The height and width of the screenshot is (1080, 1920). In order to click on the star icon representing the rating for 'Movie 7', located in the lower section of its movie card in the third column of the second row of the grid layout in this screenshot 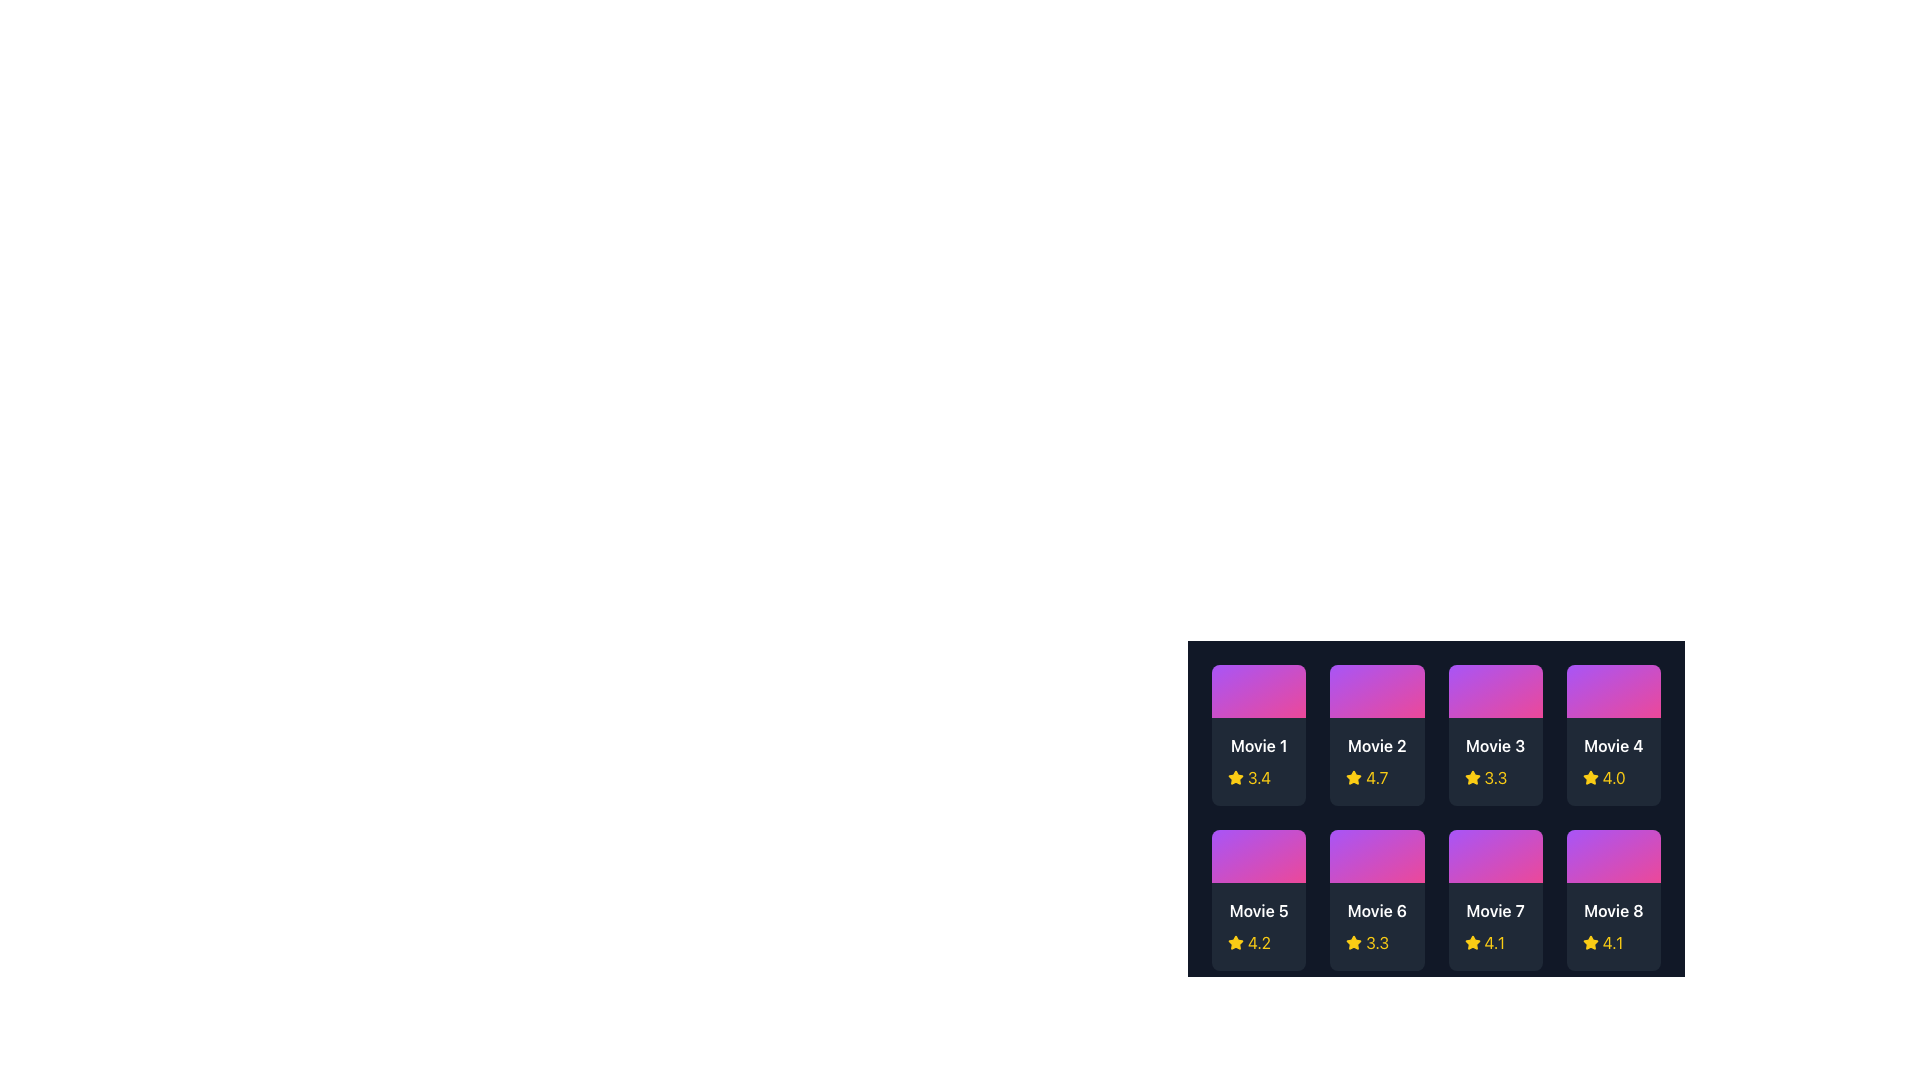, I will do `click(1472, 942)`.